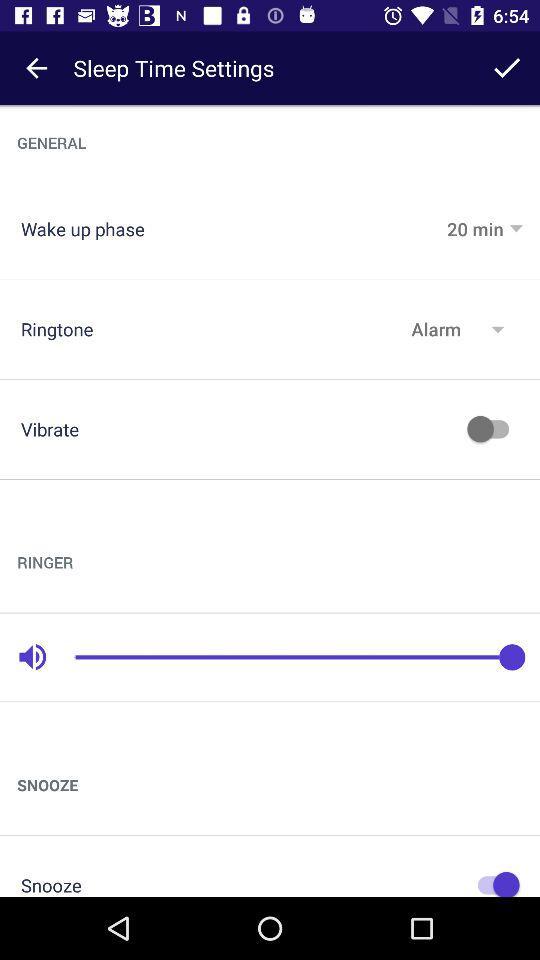 The image size is (540, 960). Describe the element at coordinates (492, 429) in the screenshot. I see `switch autoplay option` at that location.